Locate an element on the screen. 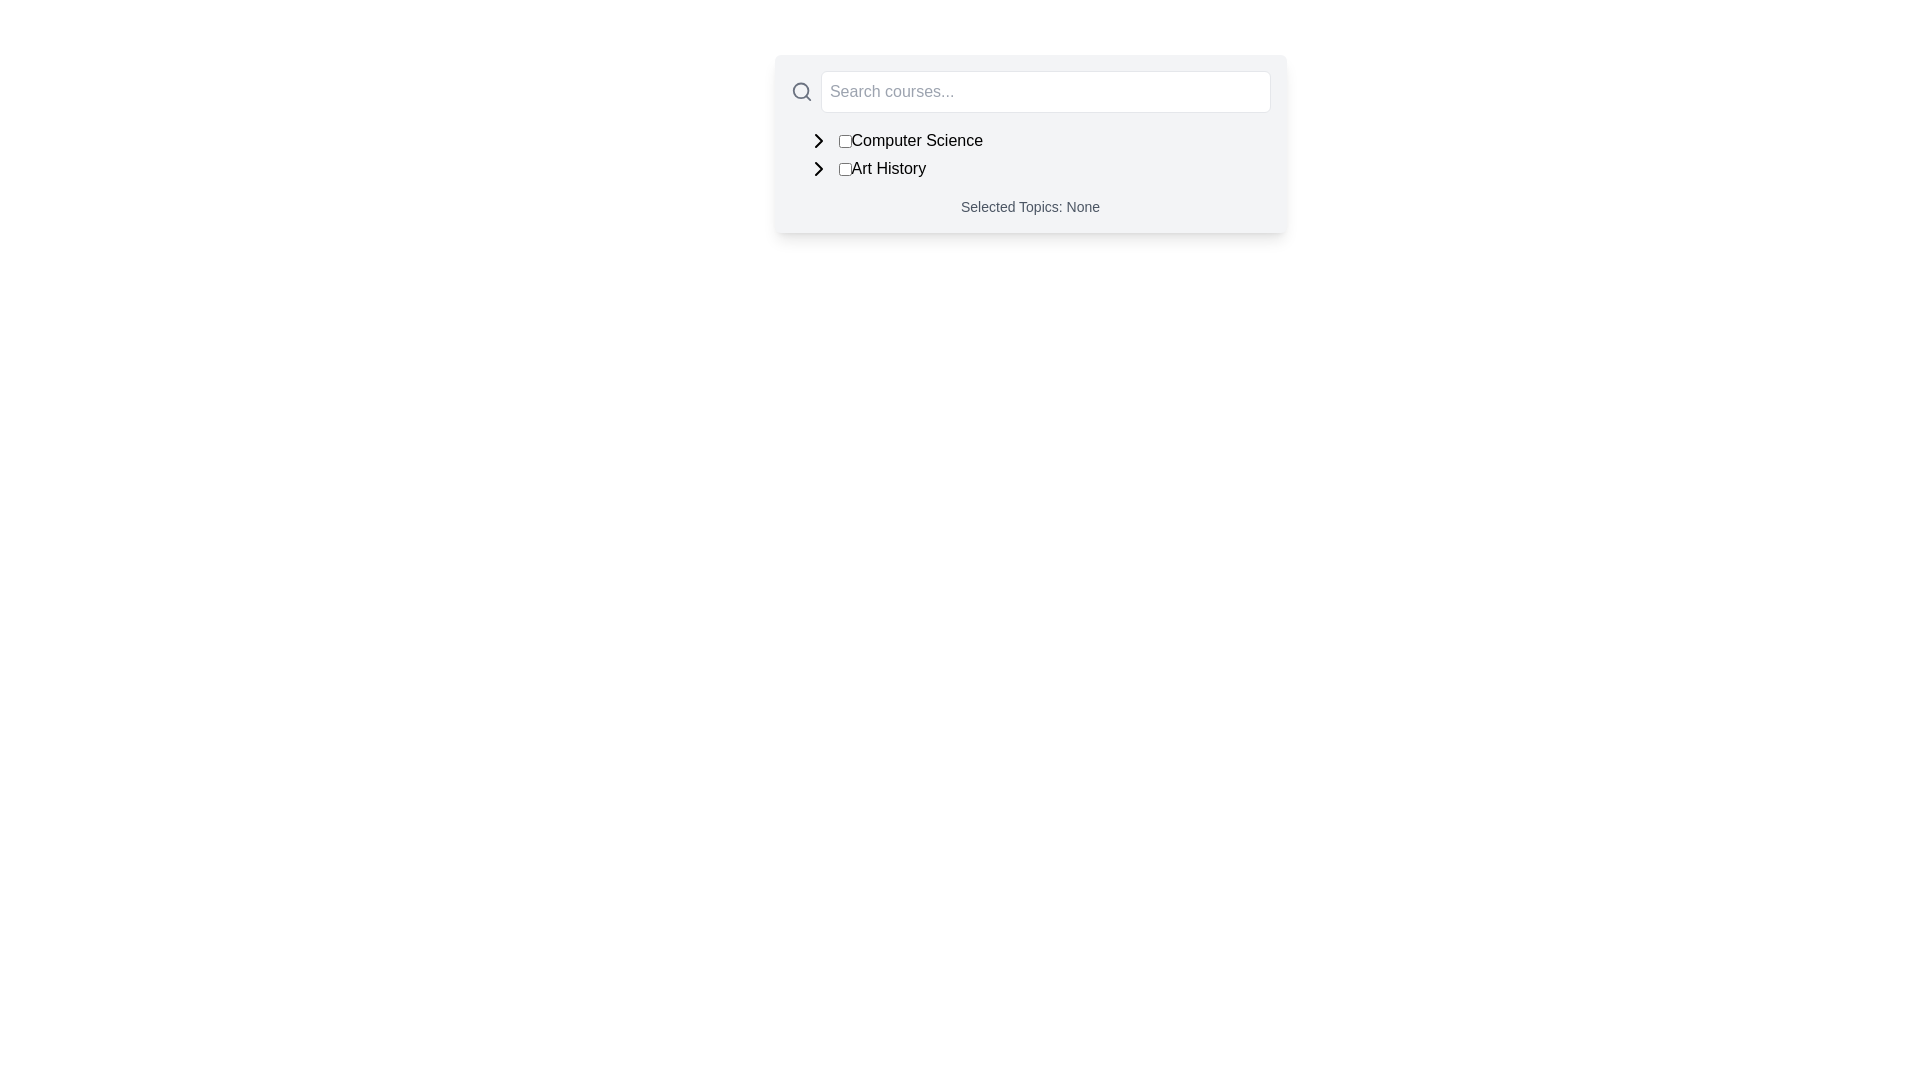 This screenshot has width=1920, height=1080. circular part of the search icon located on the top left of the search bar by using developer tools is located at coordinates (800, 91).